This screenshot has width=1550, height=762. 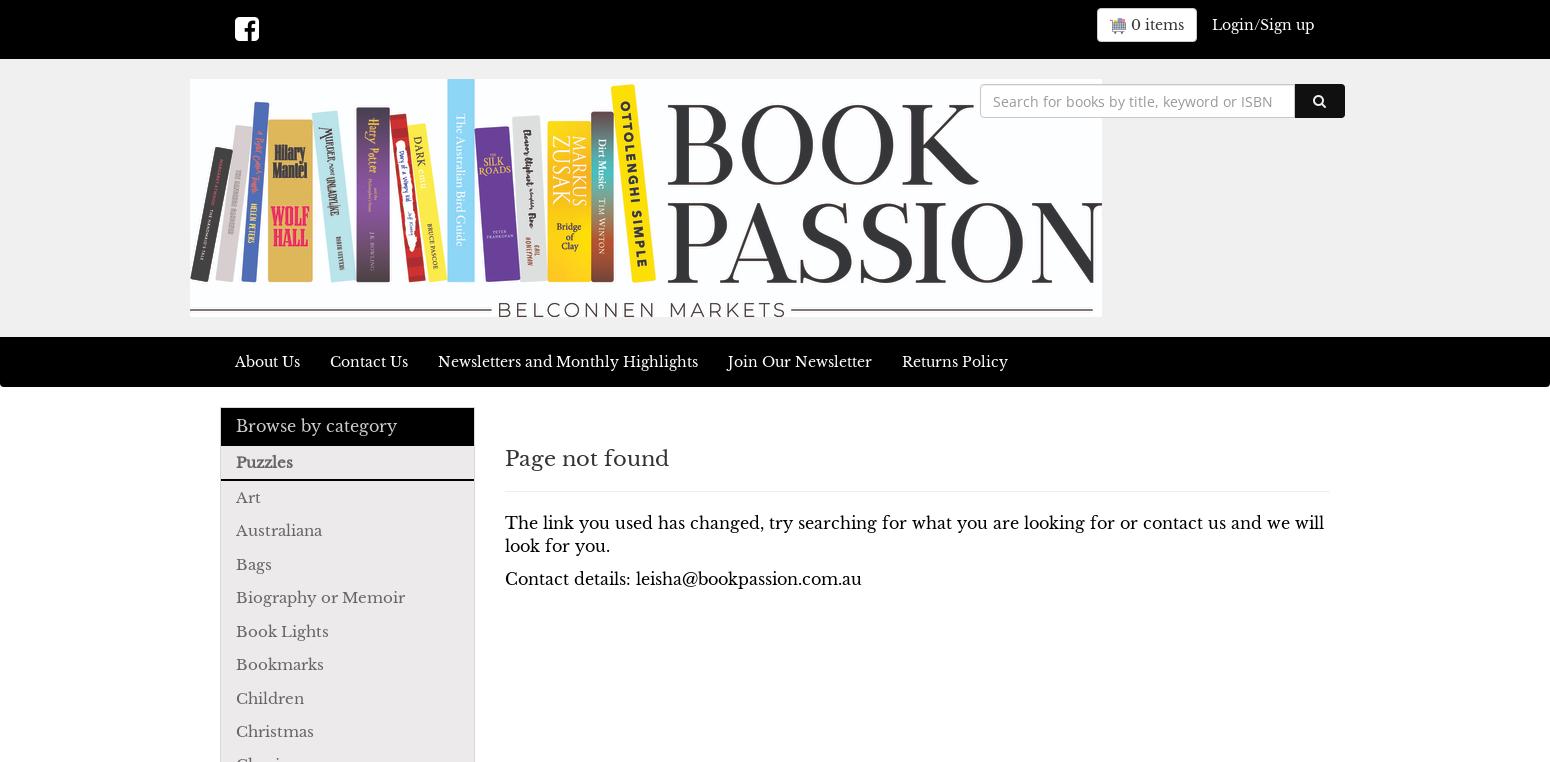 I want to click on 'Christmas', so click(x=236, y=730).